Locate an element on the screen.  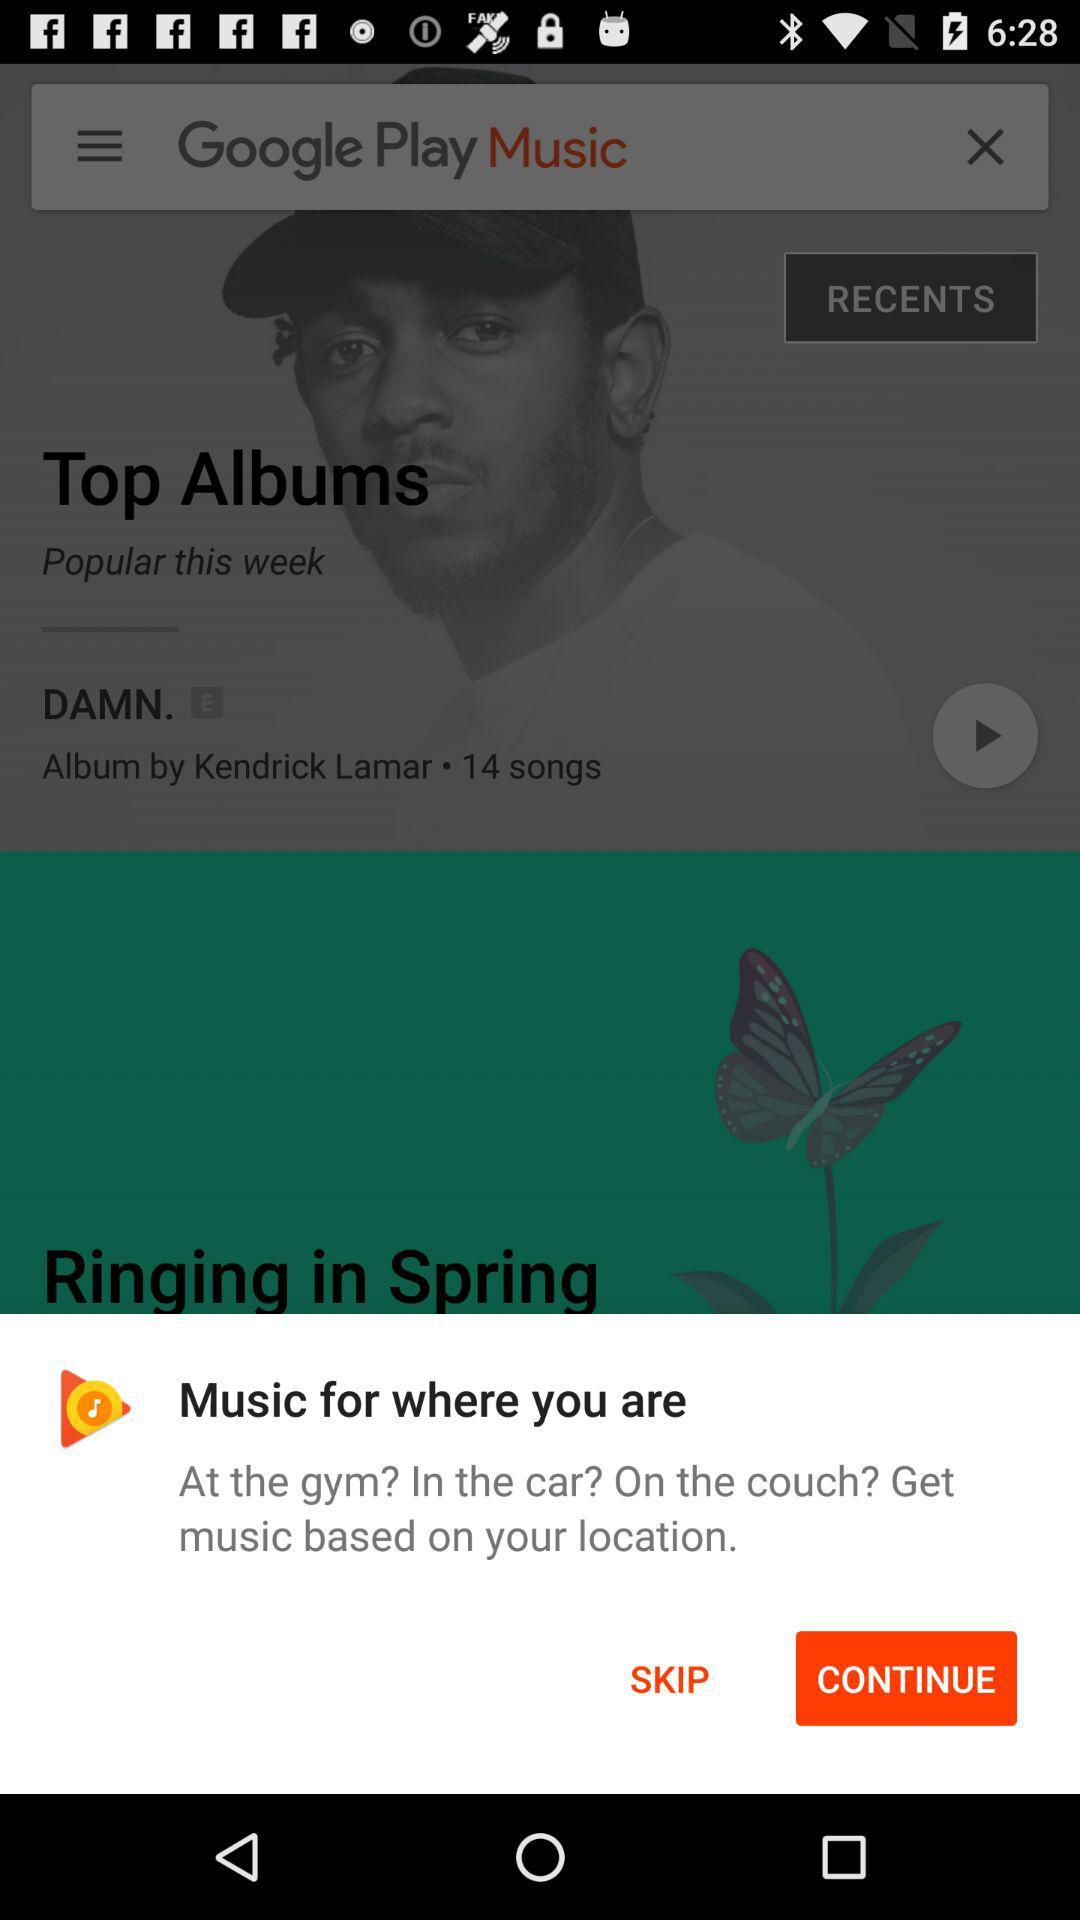
the continue at the bottom right corner is located at coordinates (906, 1678).